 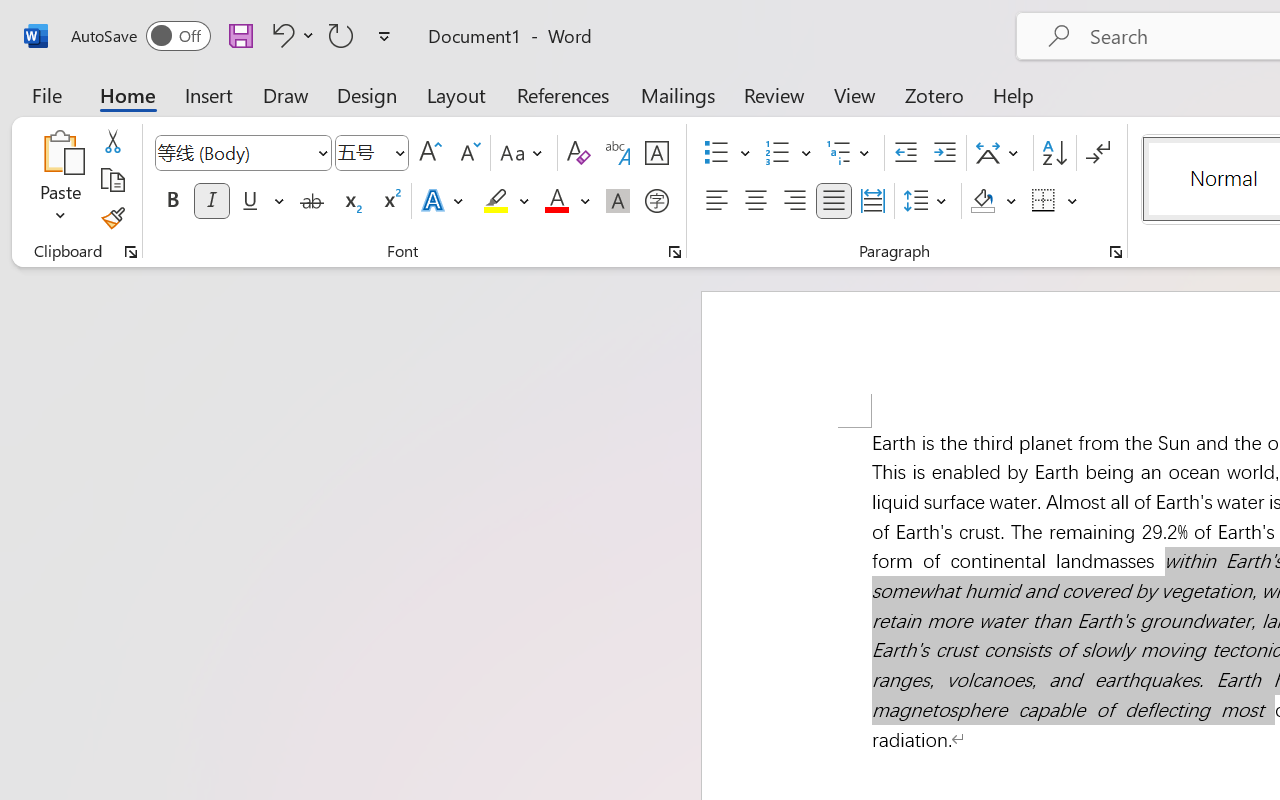 I want to click on 'Asian Layout', so click(x=1000, y=153).